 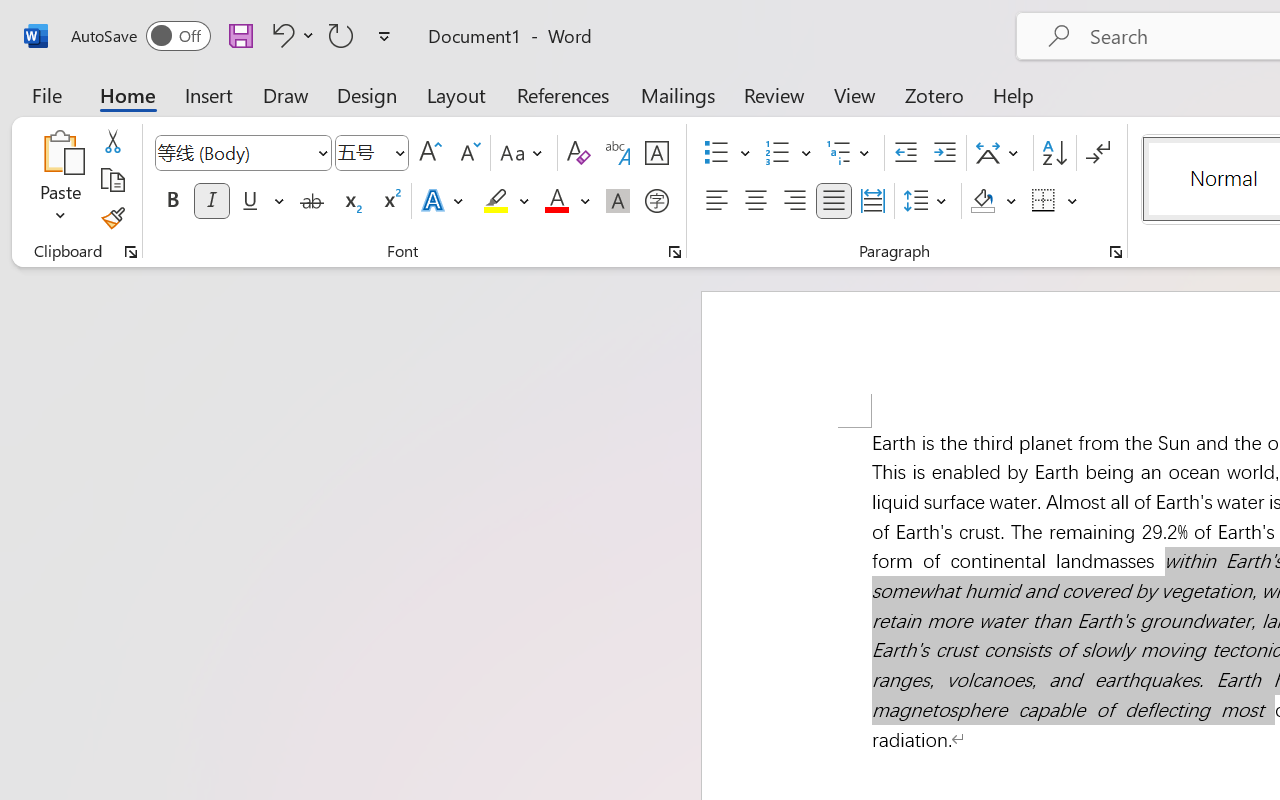 I want to click on 'Asian Layout', so click(x=1000, y=153).